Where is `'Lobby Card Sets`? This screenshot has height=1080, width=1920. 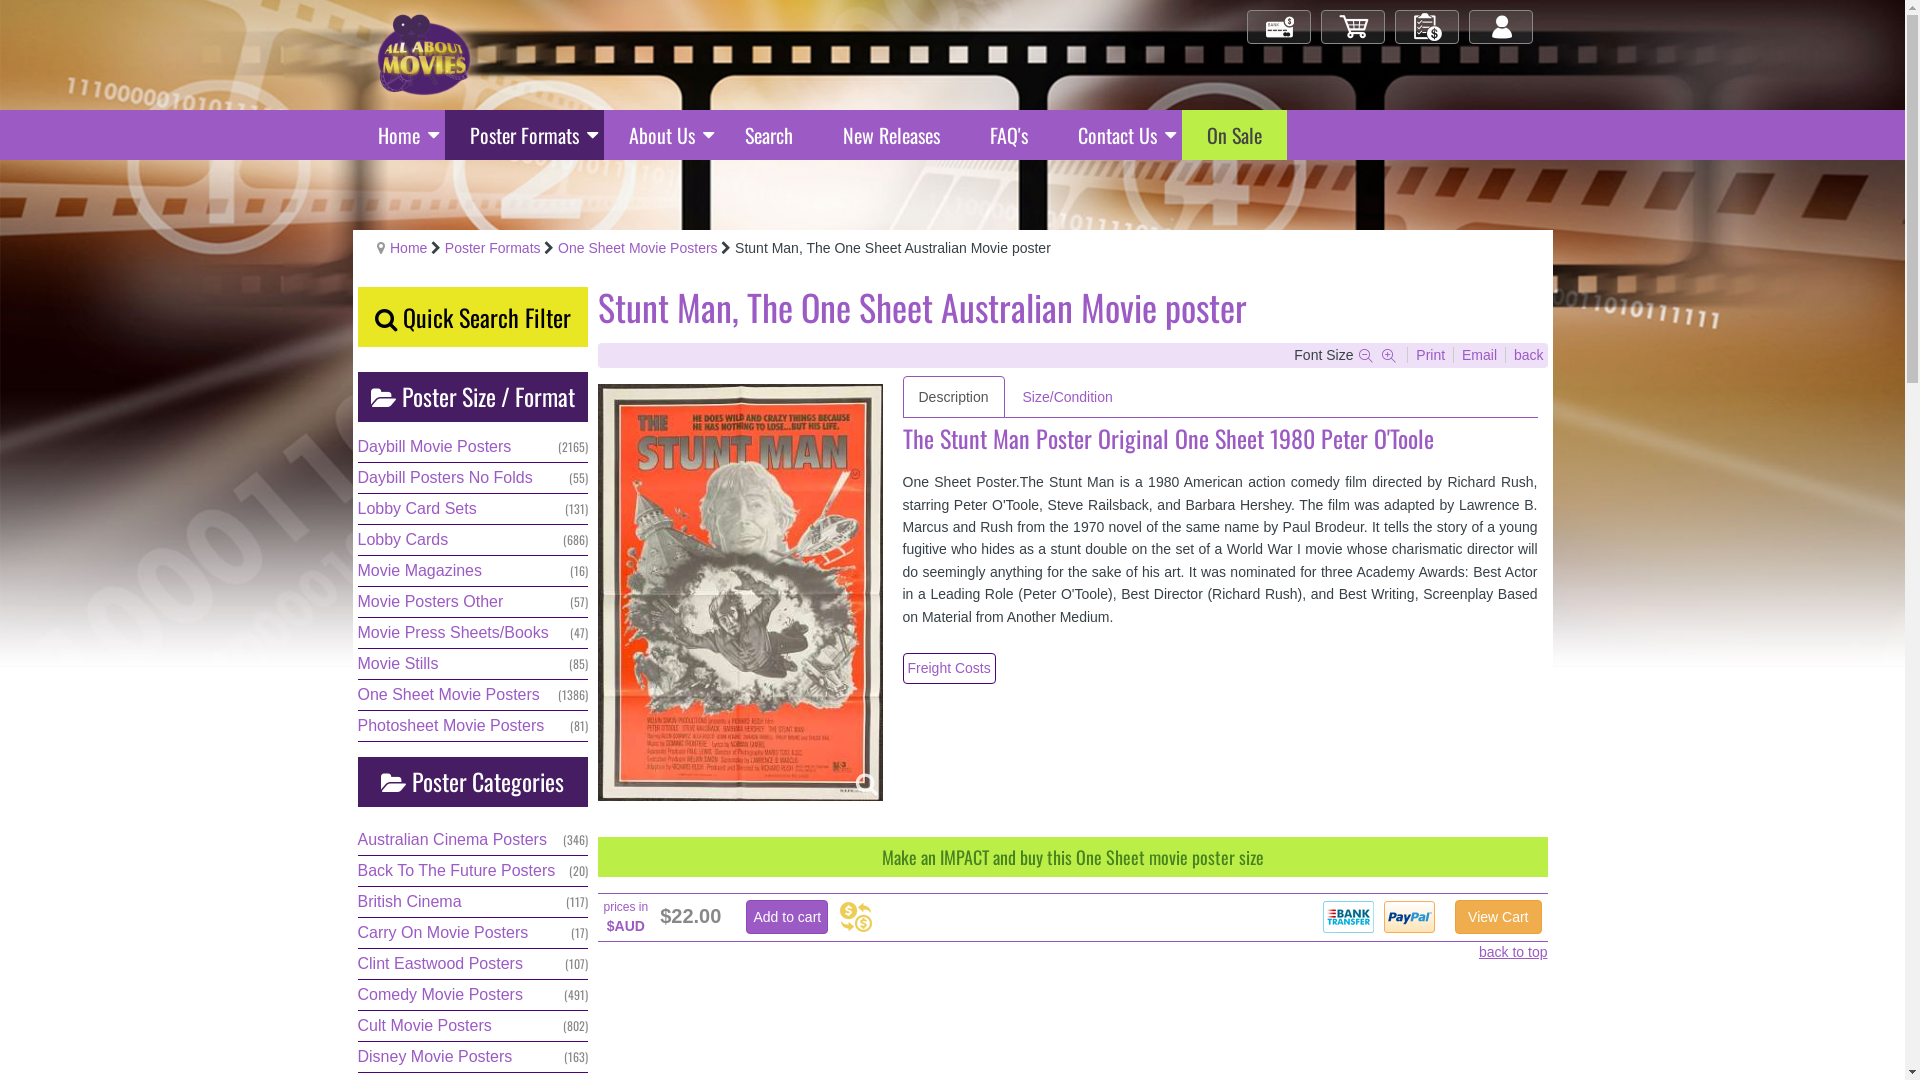
'Lobby Card Sets is located at coordinates (472, 508).